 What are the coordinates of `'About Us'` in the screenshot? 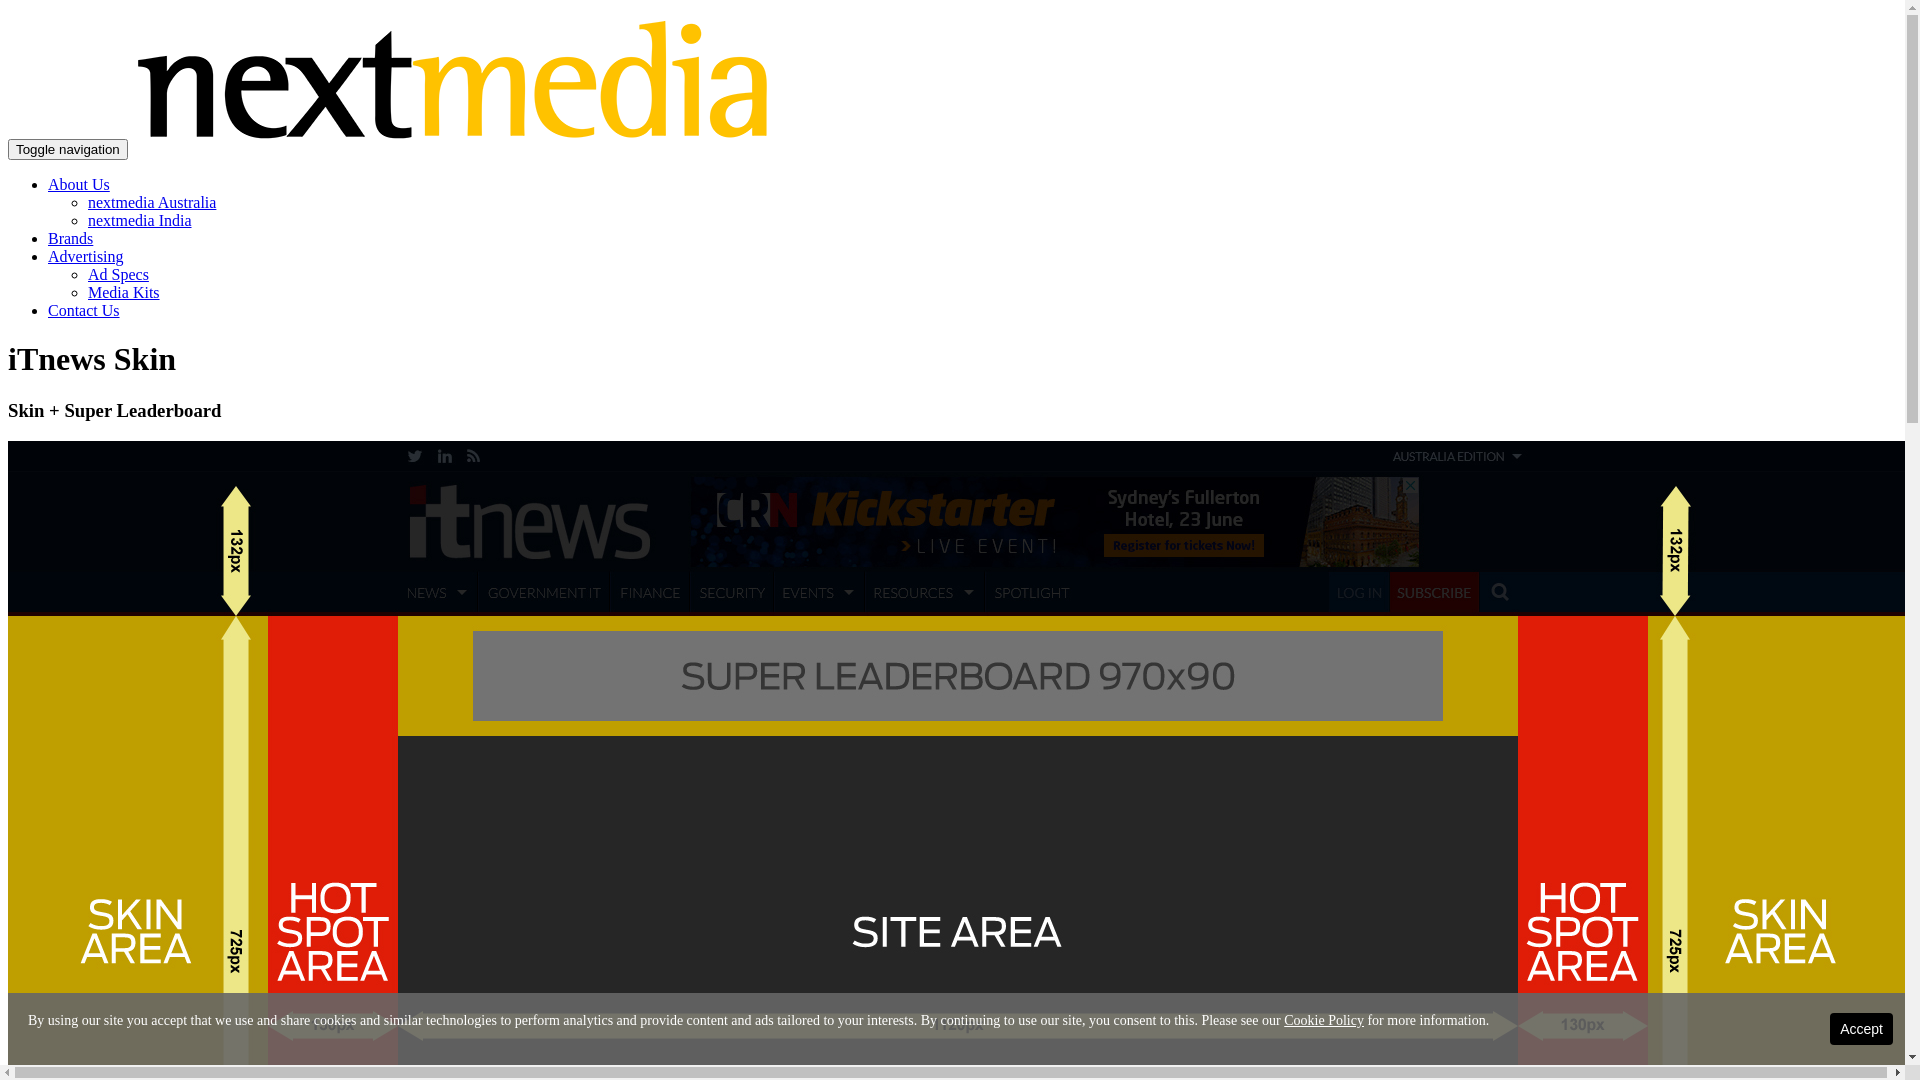 It's located at (48, 184).